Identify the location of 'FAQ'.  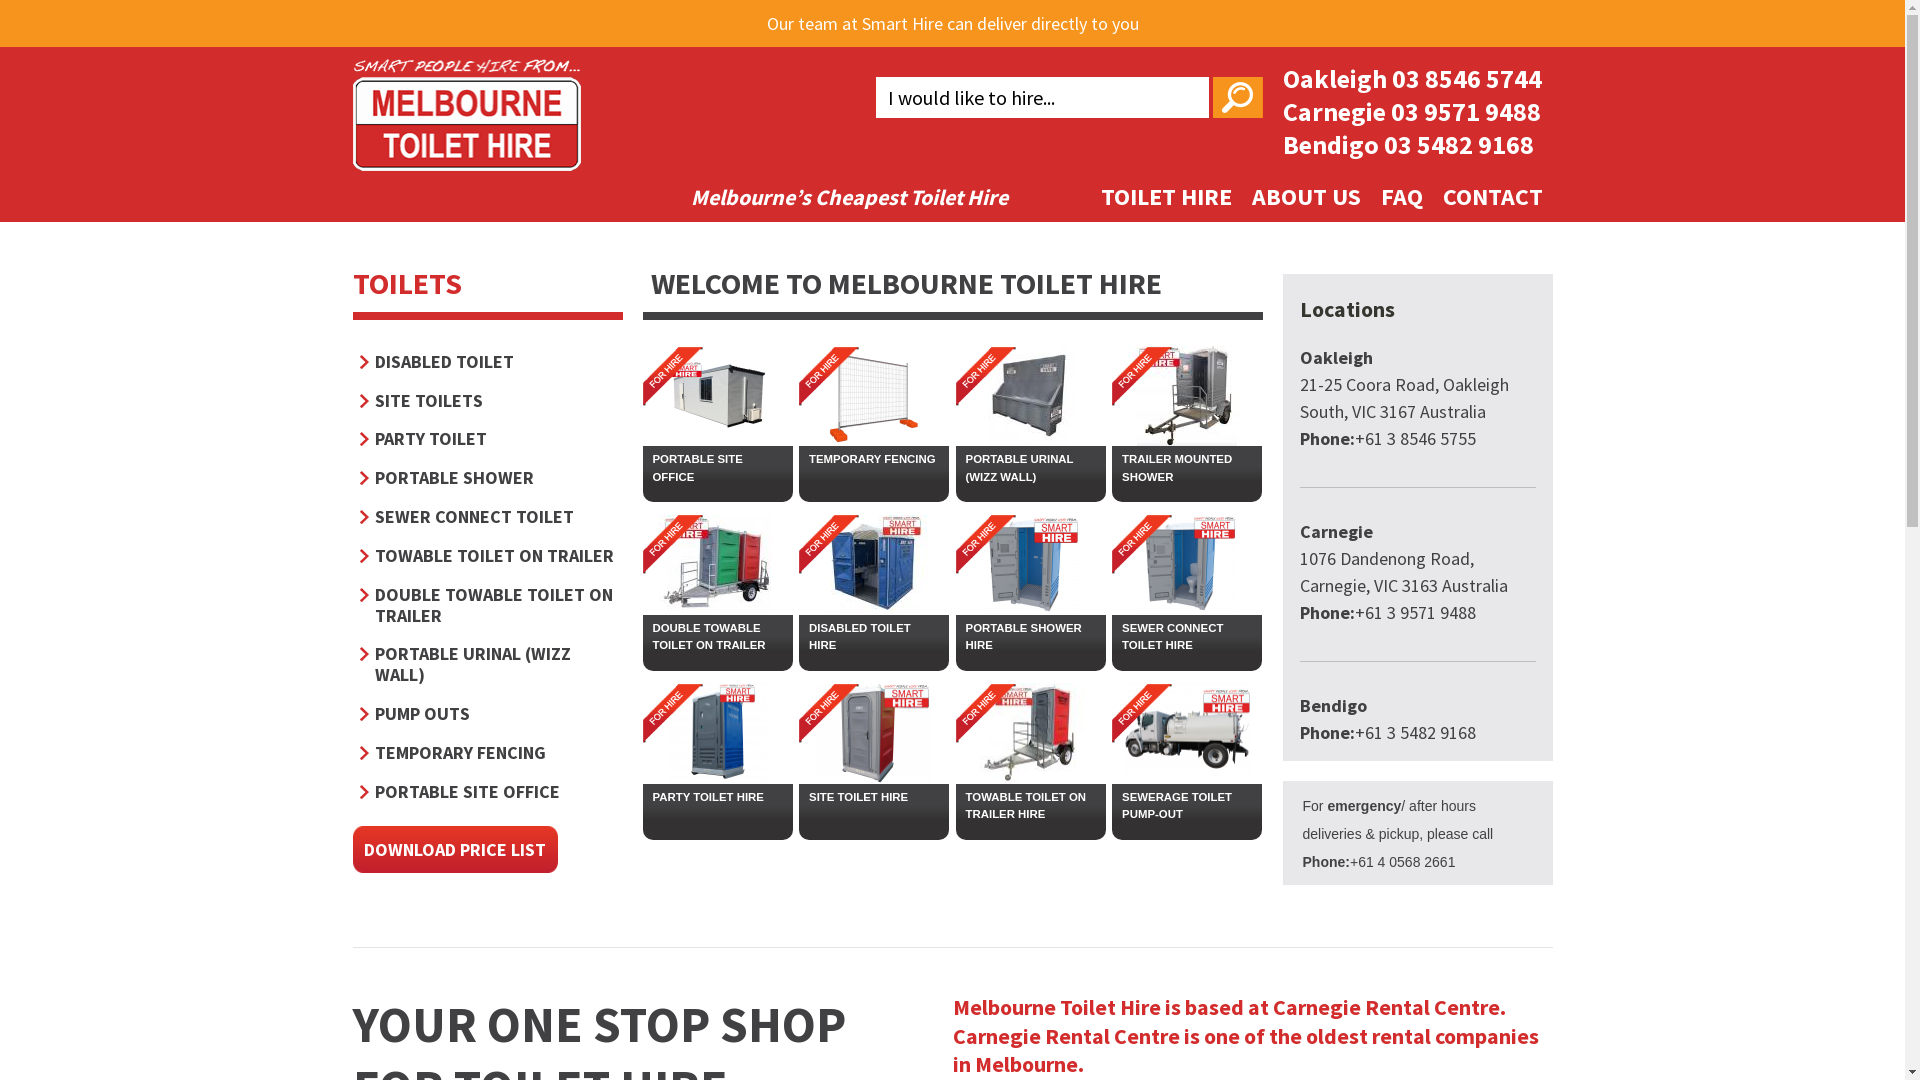
(1368, 196).